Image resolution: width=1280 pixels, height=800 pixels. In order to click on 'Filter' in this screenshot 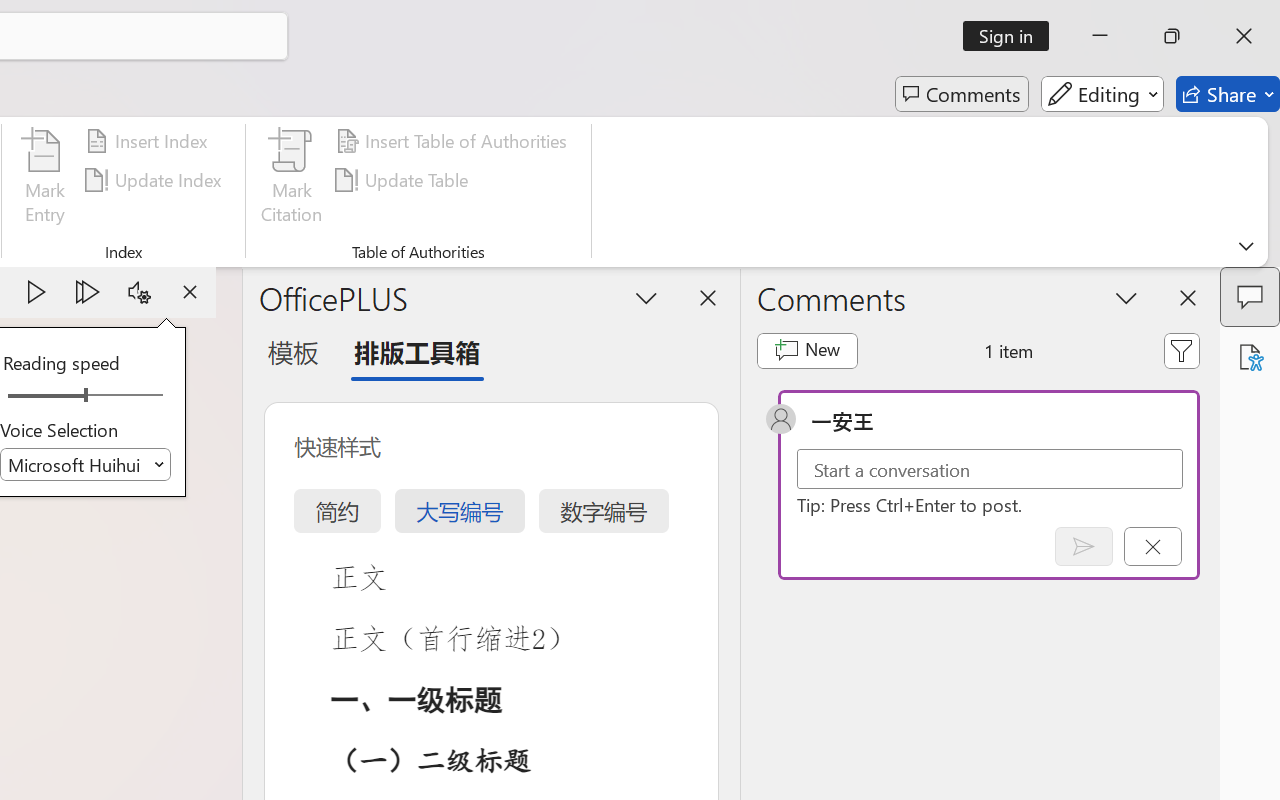, I will do `click(1182, 350)`.